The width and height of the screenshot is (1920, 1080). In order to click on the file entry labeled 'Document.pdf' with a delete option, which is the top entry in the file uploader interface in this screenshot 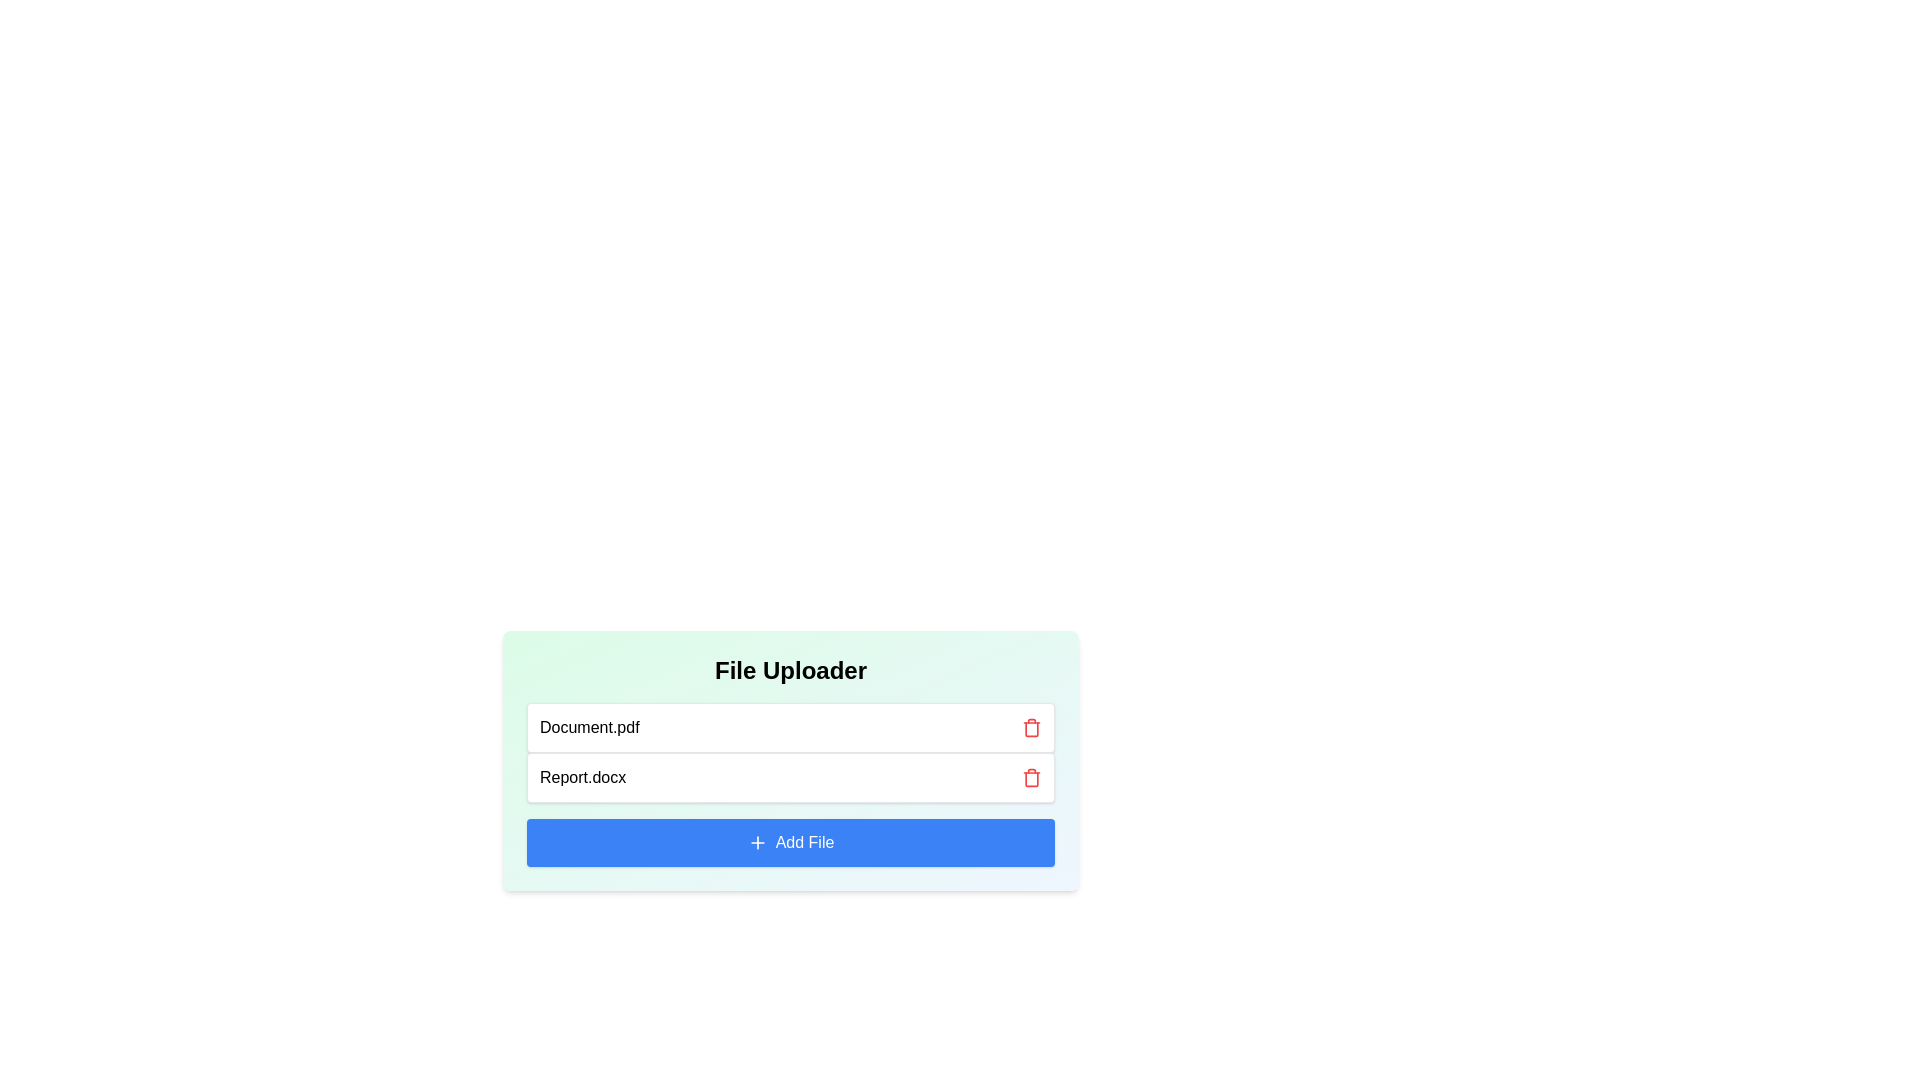, I will do `click(790, 728)`.